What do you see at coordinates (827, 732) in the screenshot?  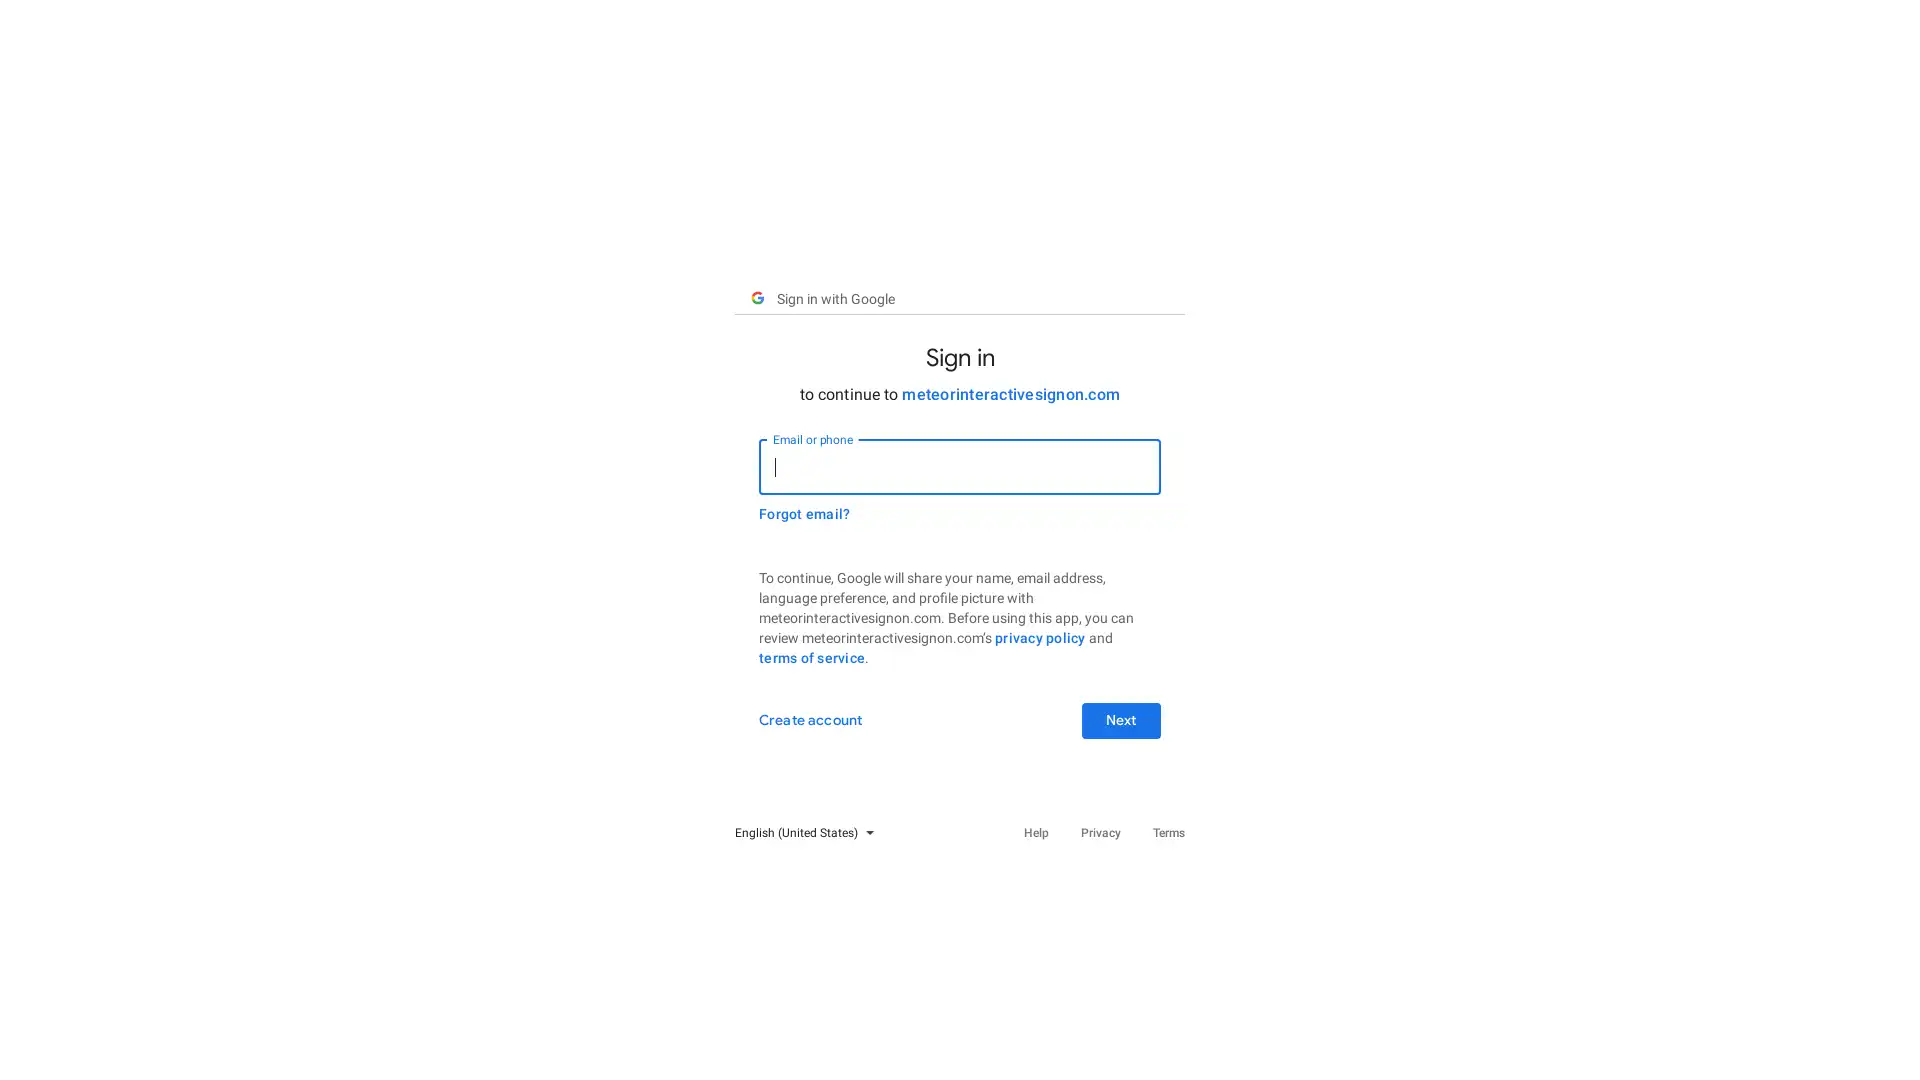 I see `Create account` at bounding box center [827, 732].